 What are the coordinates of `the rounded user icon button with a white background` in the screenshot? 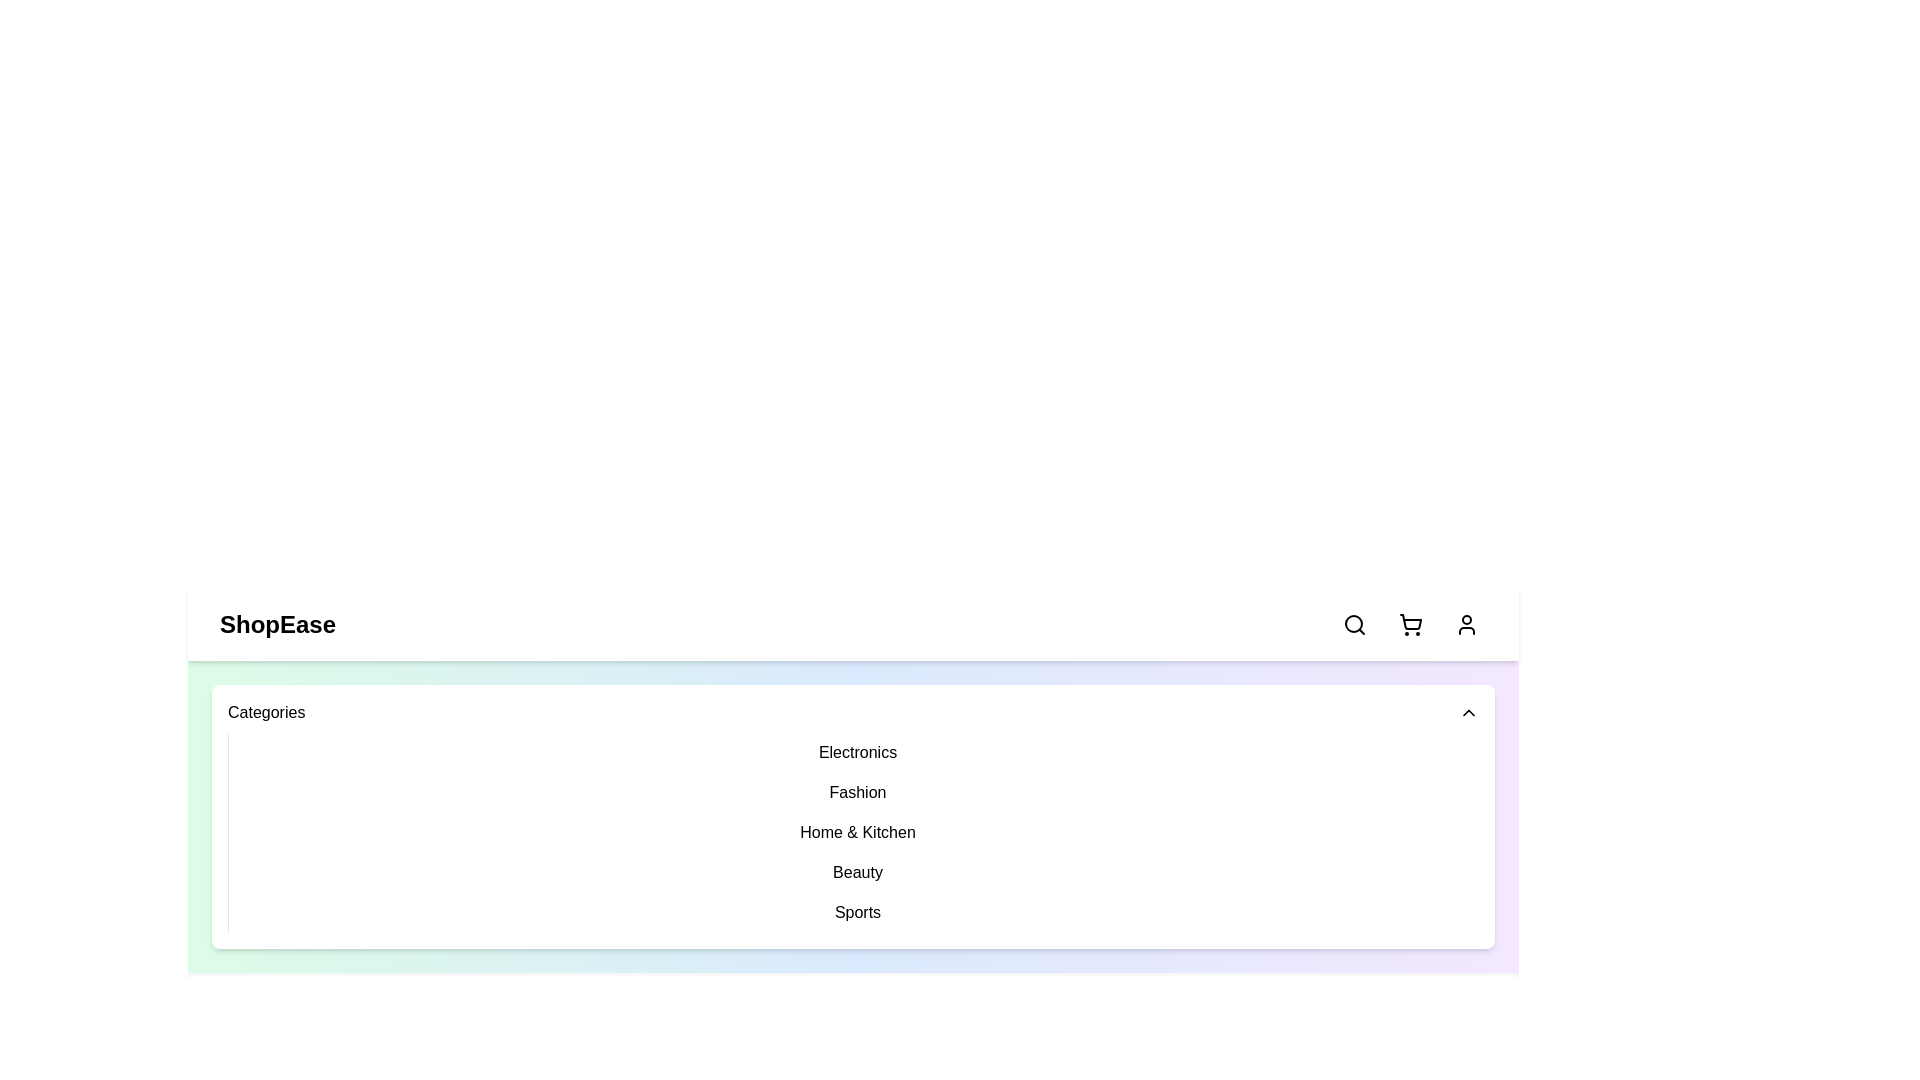 It's located at (1467, 623).